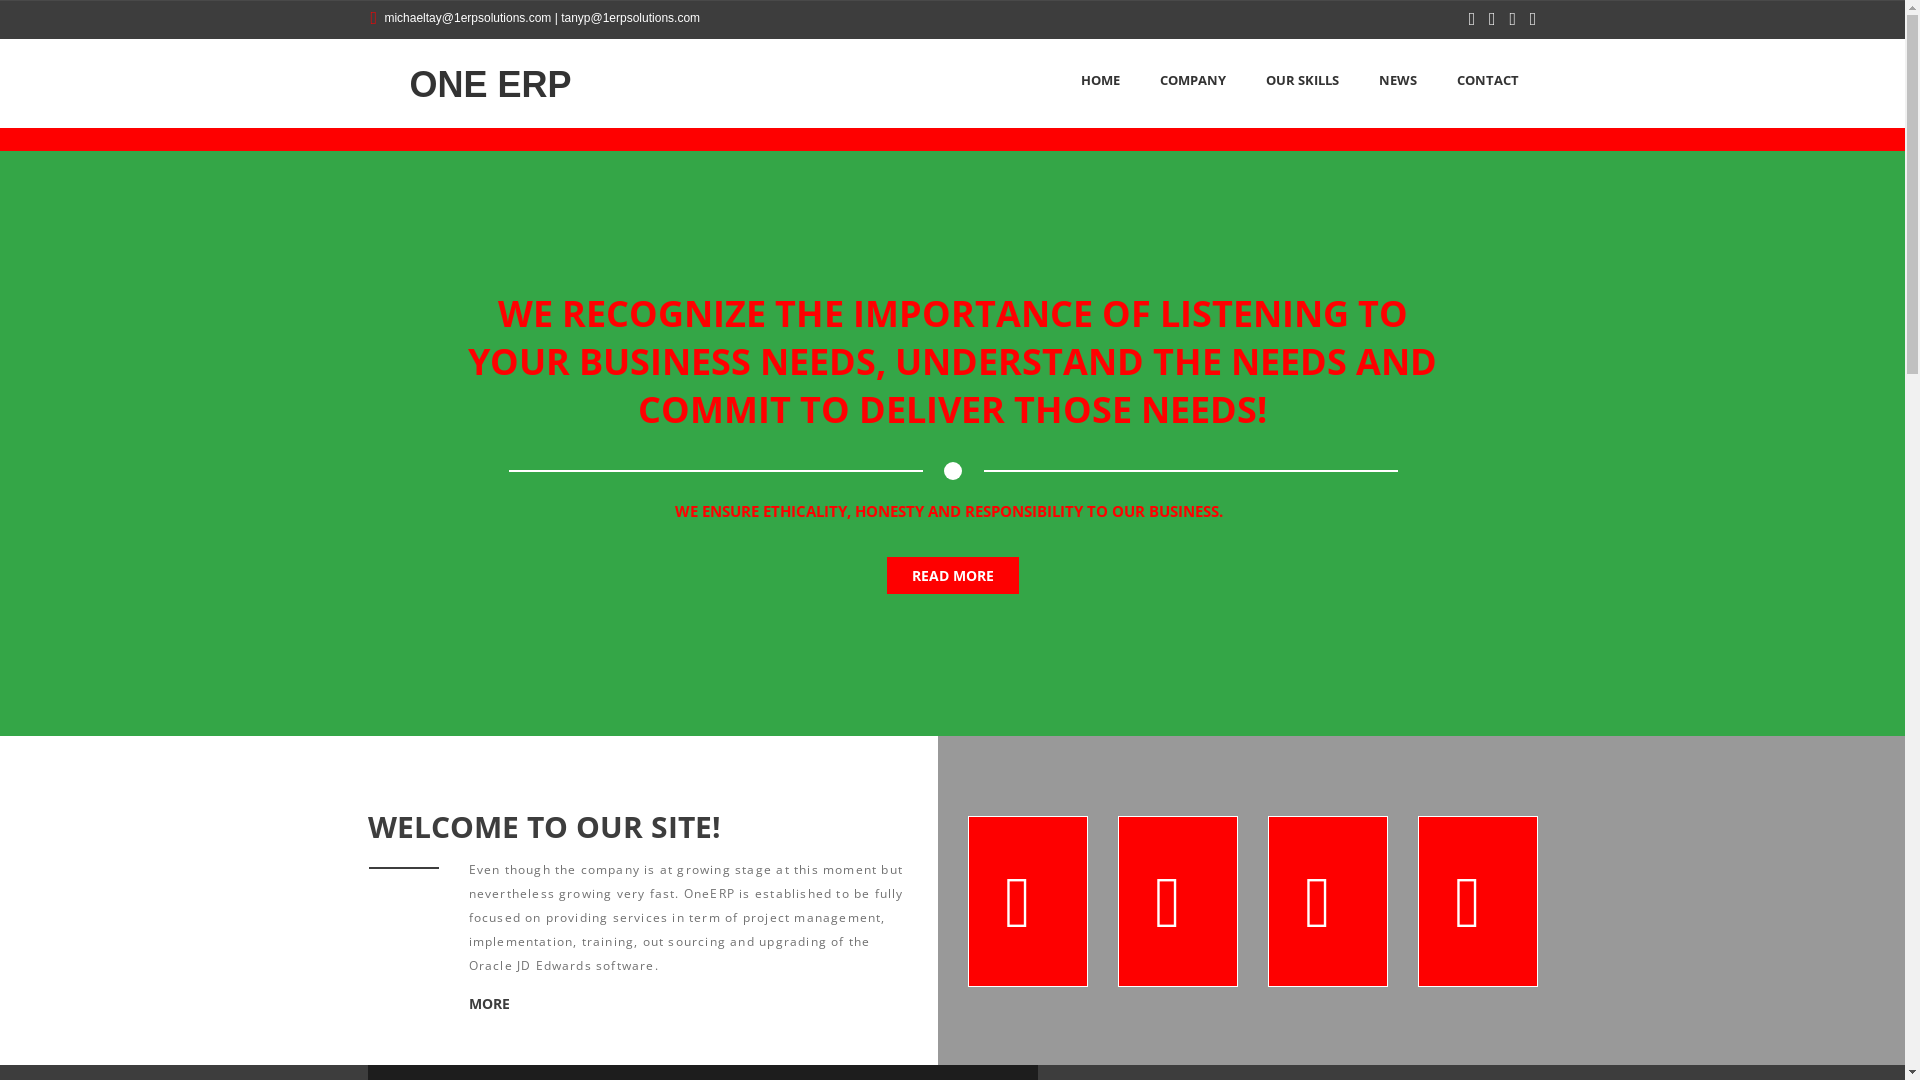 This screenshot has height=1080, width=1920. Describe the element at coordinates (469, 83) in the screenshot. I see `'ONE ERP'` at that location.